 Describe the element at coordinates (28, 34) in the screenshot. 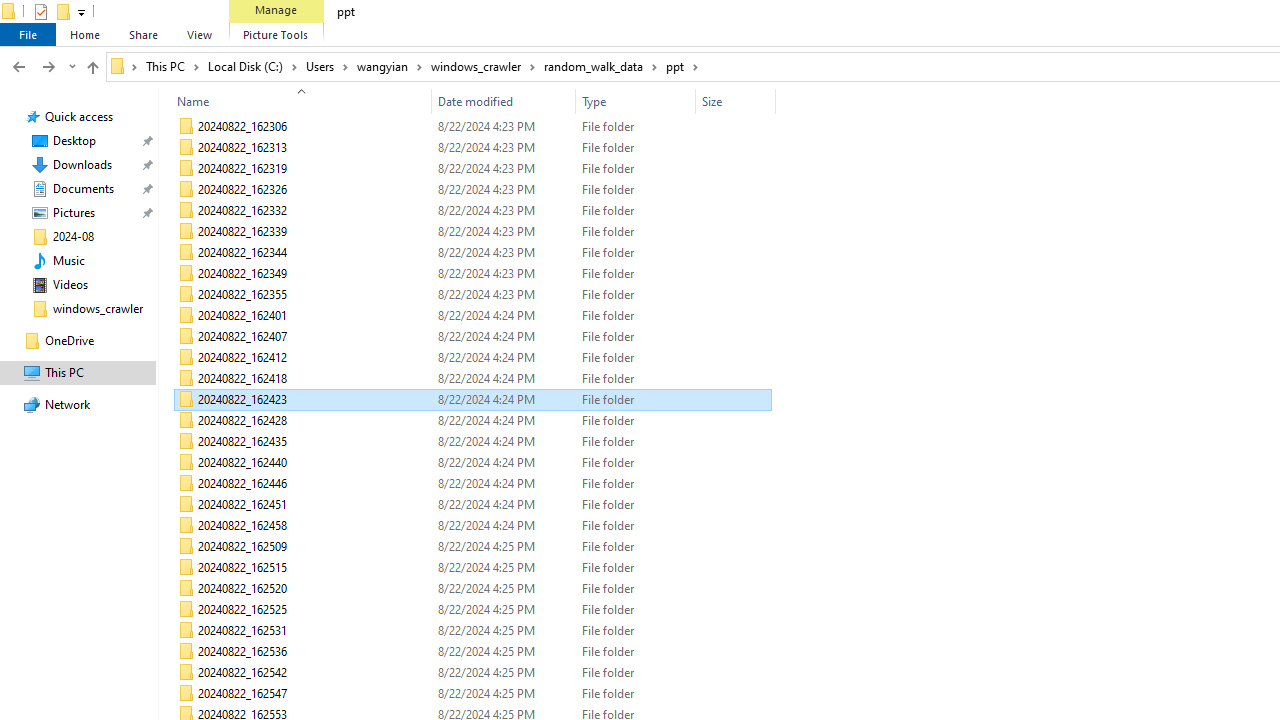

I see `'File tab'` at that location.